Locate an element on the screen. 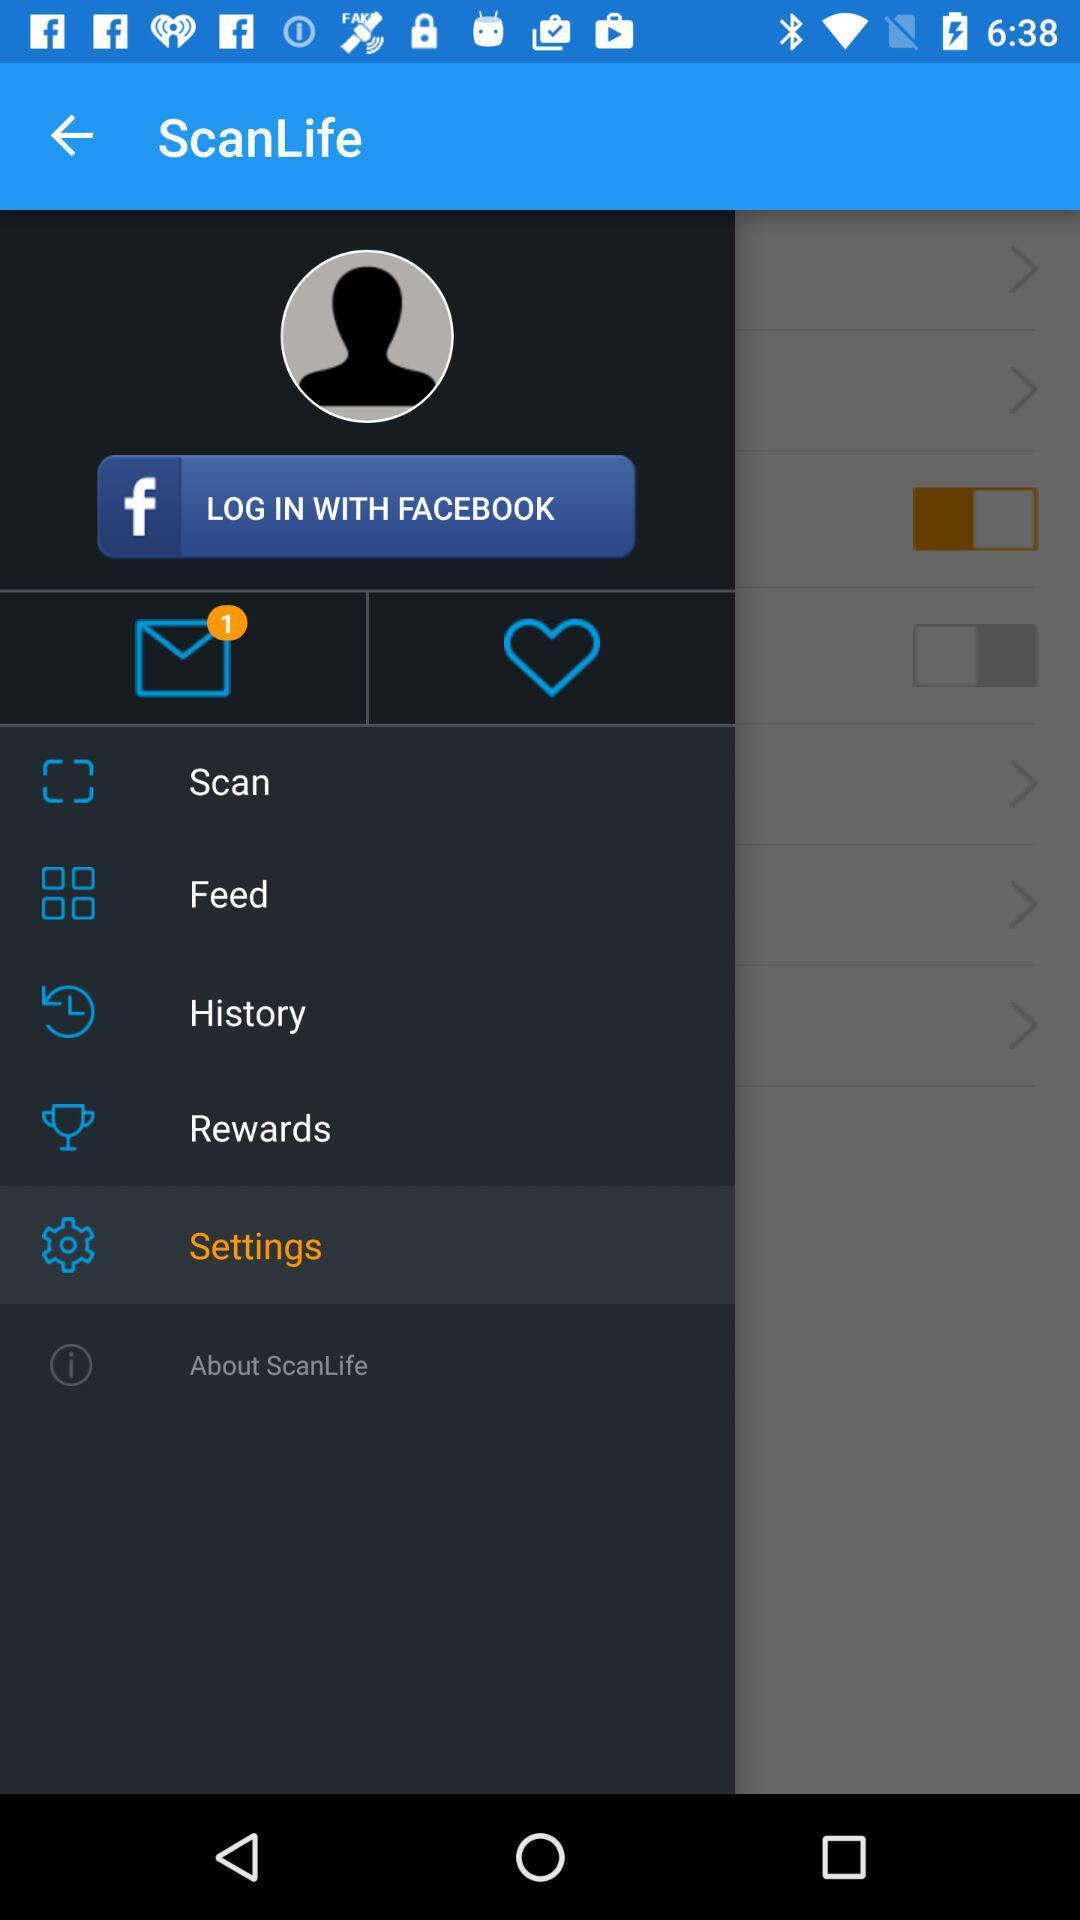 This screenshot has width=1080, height=1920. the second arrow from the top of the page at the right side is located at coordinates (1024, 390).